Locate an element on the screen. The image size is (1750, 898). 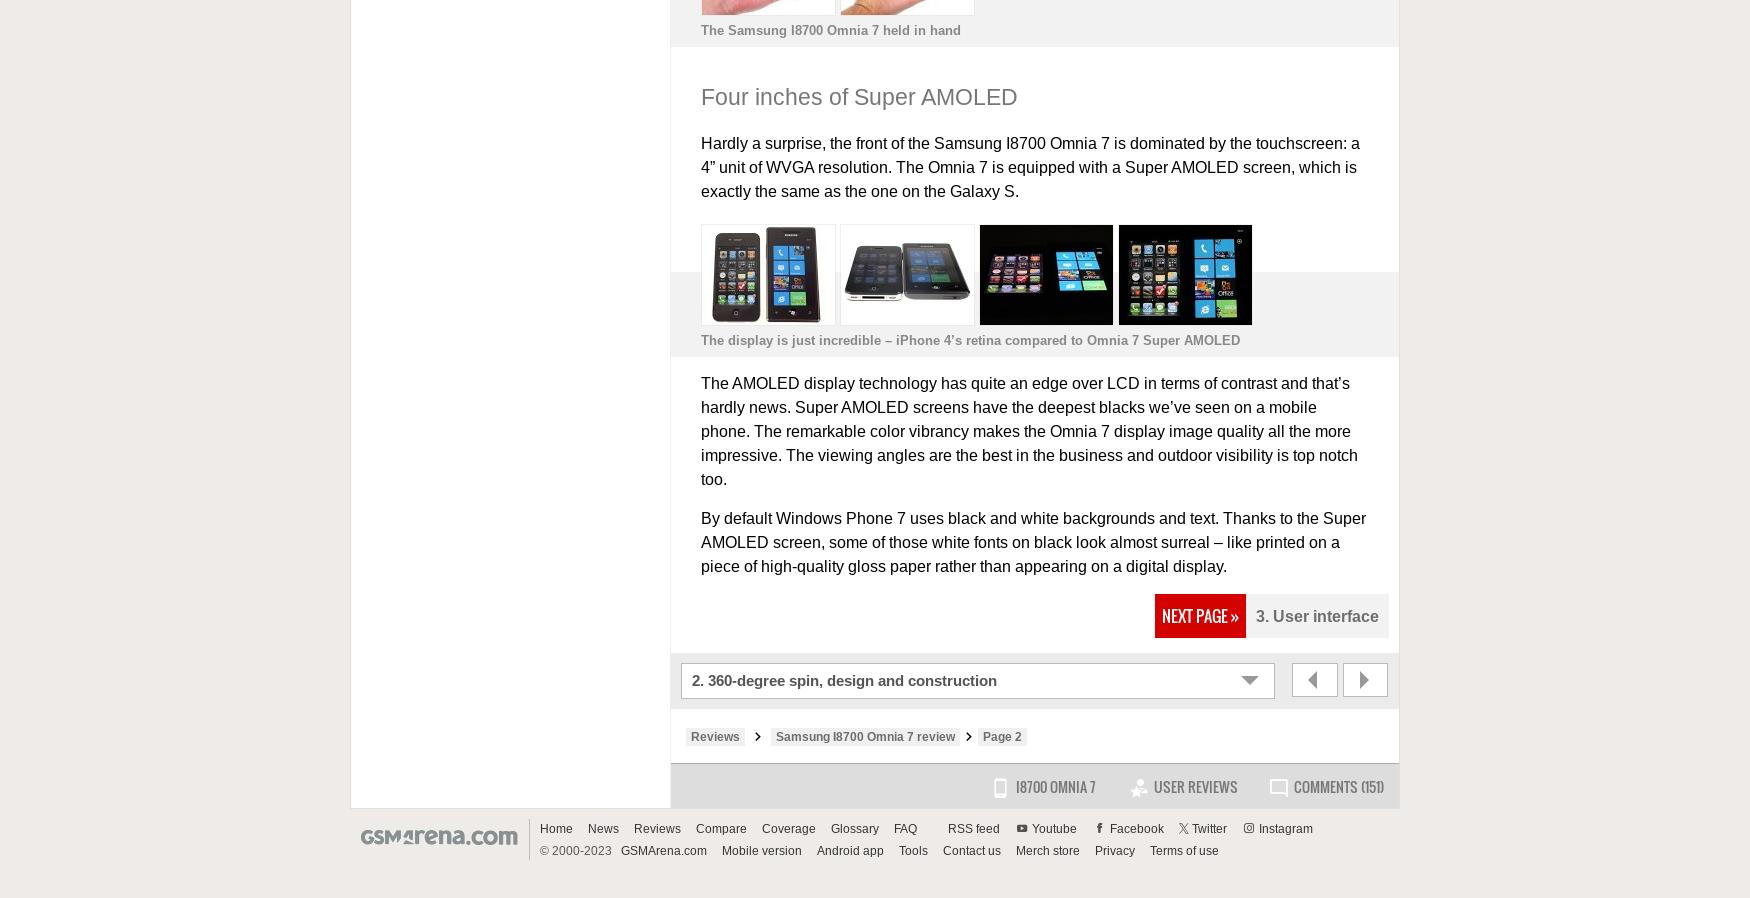
'3. User interface' is located at coordinates (1316, 614).